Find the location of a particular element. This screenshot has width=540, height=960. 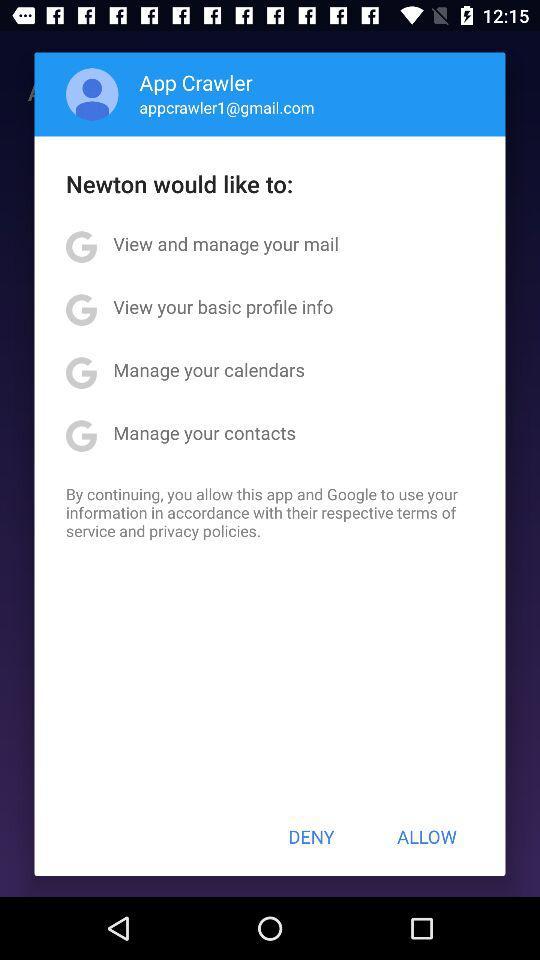

the deny item is located at coordinates (311, 836).